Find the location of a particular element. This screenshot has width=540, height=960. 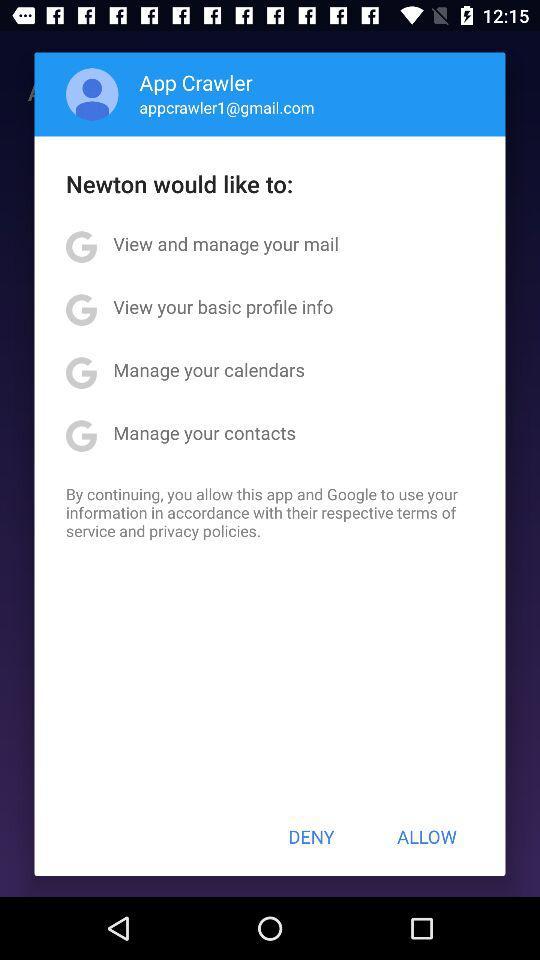

the deny item is located at coordinates (311, 836).